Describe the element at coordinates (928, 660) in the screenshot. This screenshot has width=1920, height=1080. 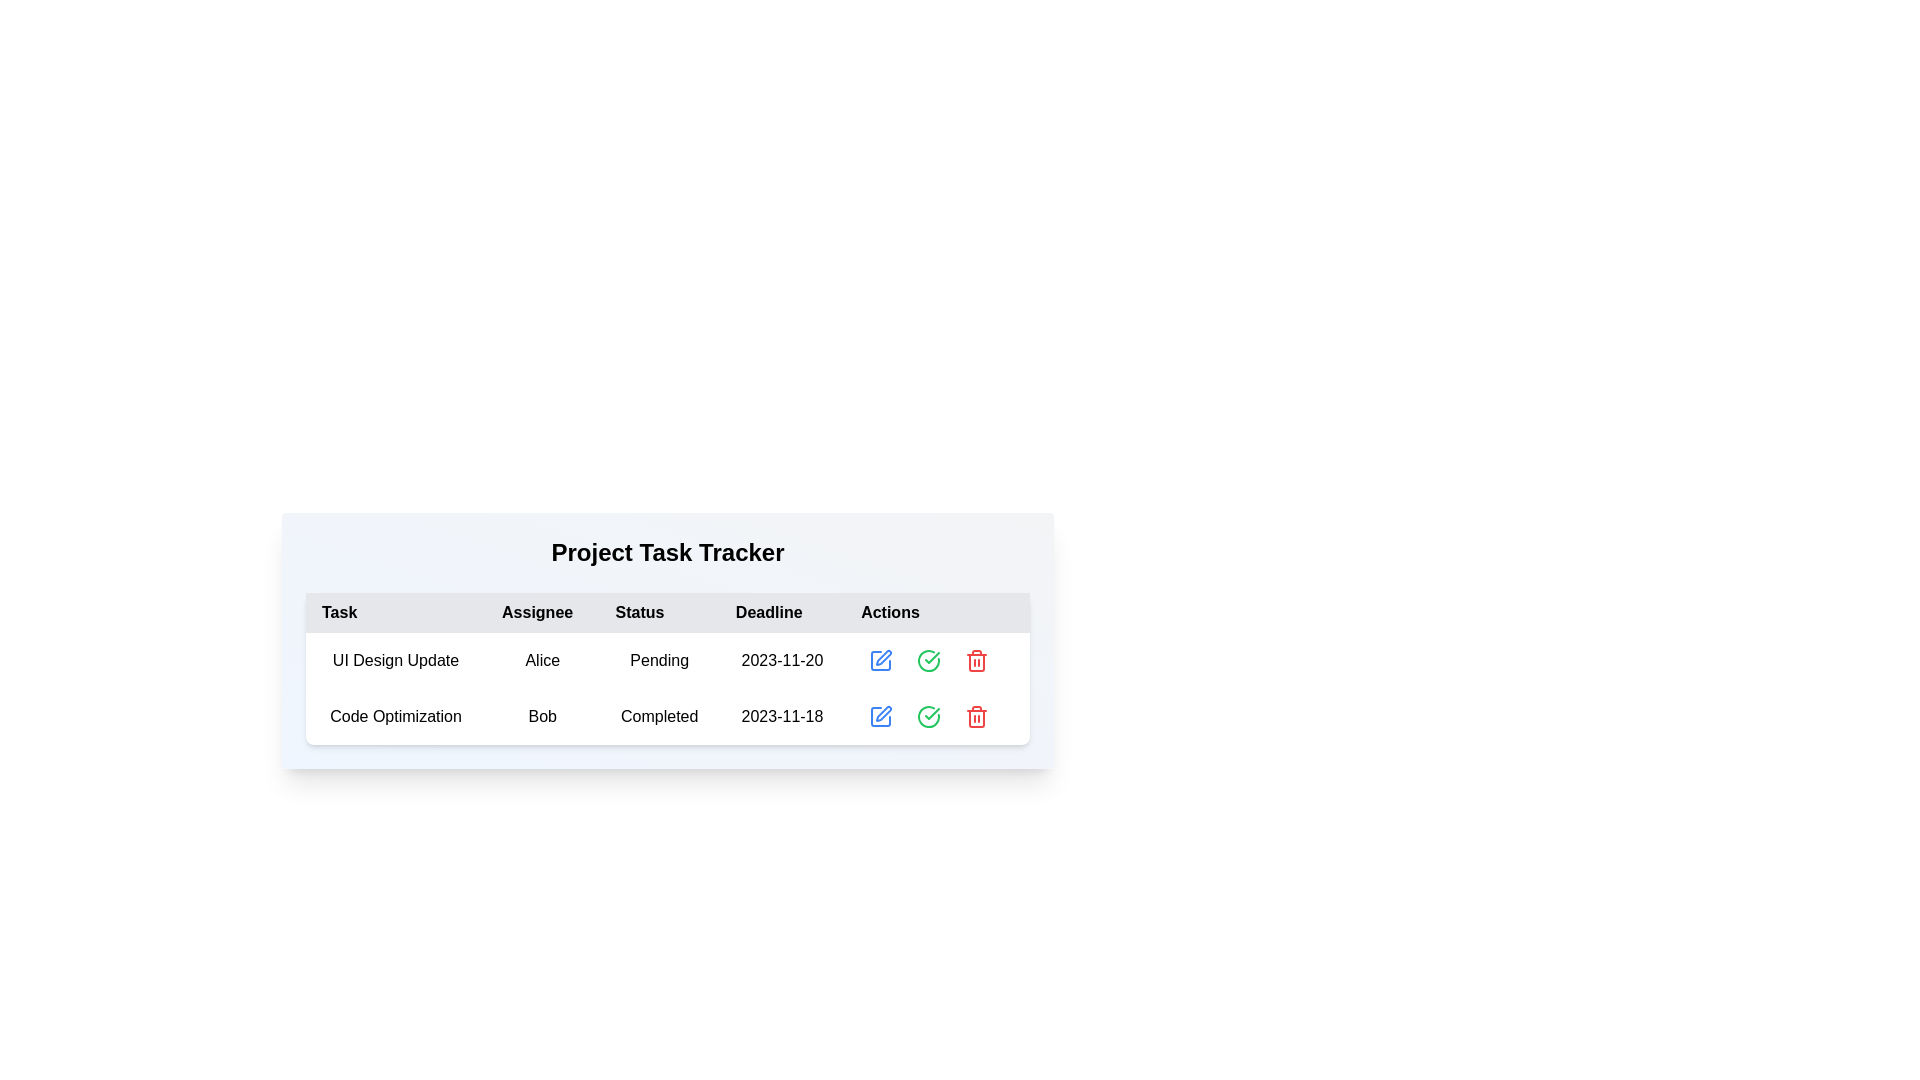
I see `the button located in the 'Actions' column of the second row of the table for the task 'UI Design Update' to mark it as completed` at that location.